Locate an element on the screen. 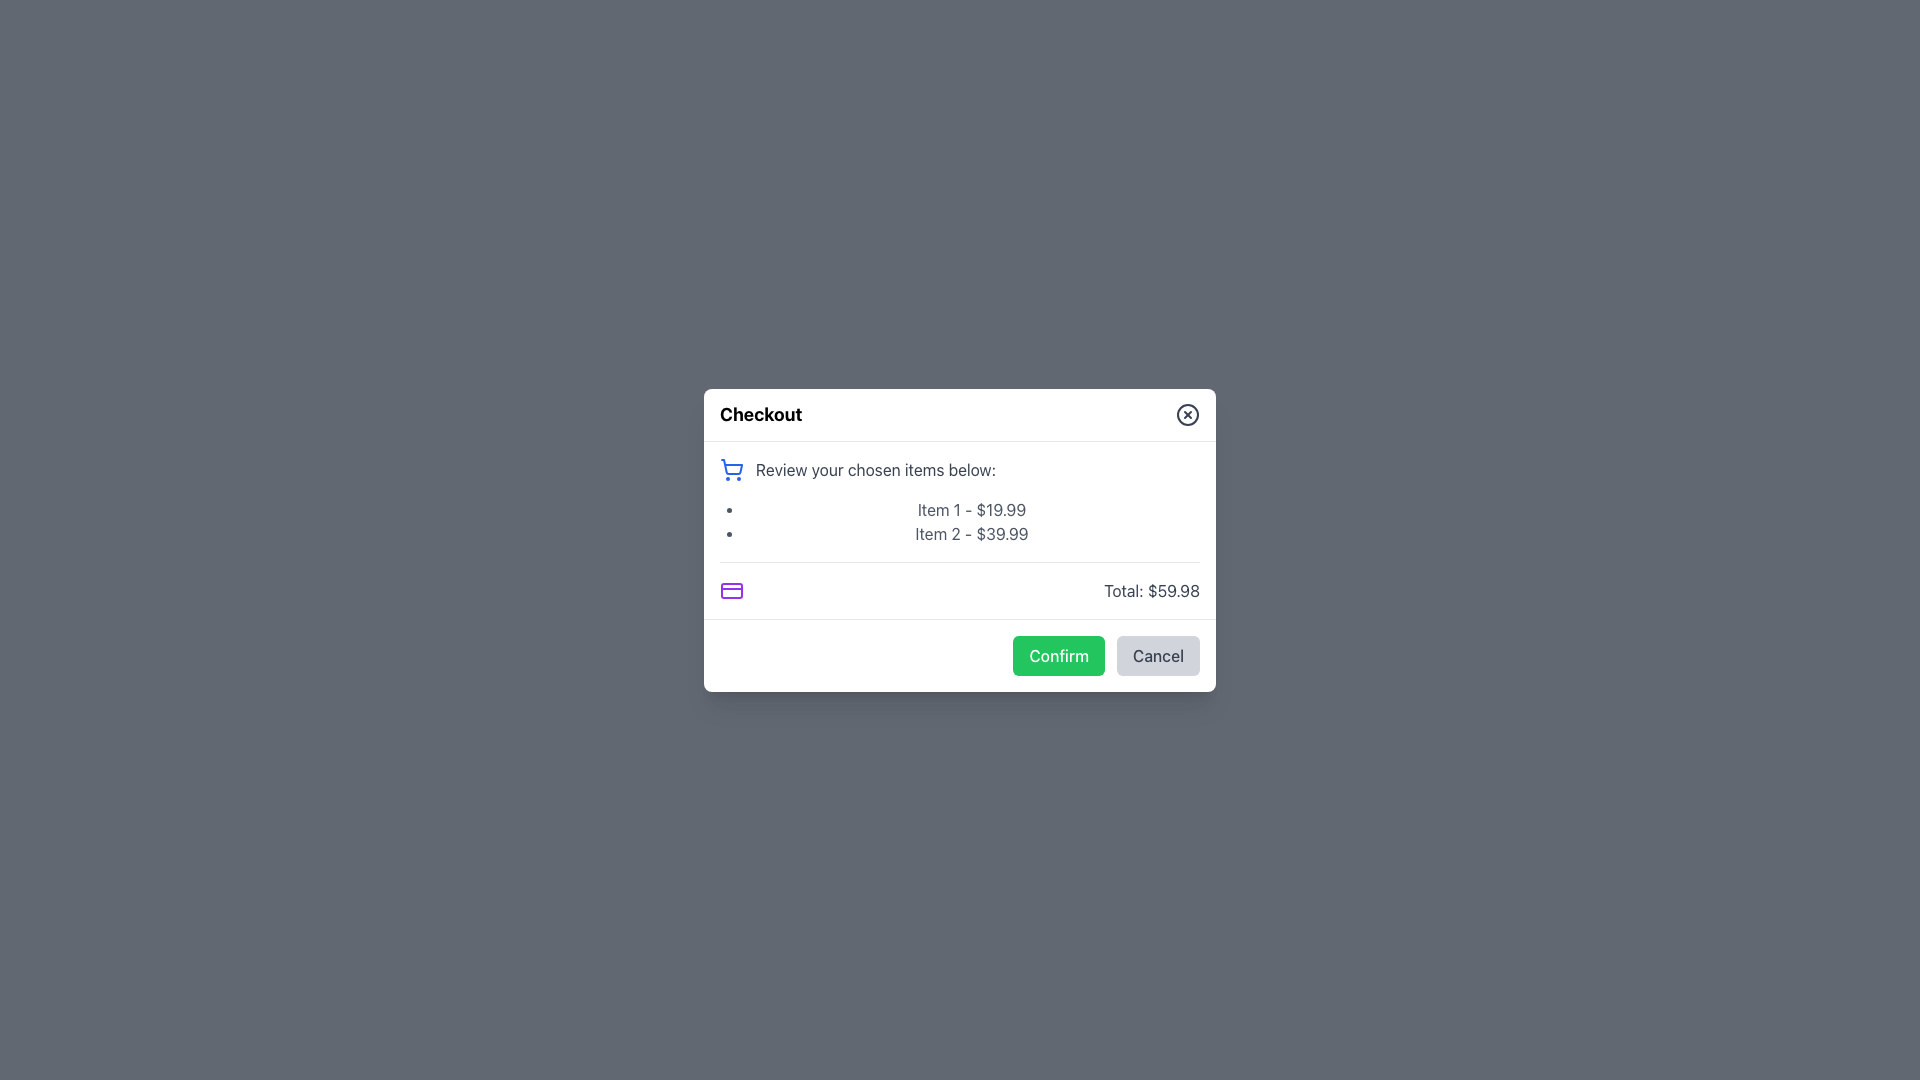 The height and width of the screenshot is (1080, 1920). the main body of the shopping cart icon, which is represented by a thick blue outline within the 'Checkout' dialog box, adjacent to the text 'Review your chosen items below' is located at coordinates (731, 466).